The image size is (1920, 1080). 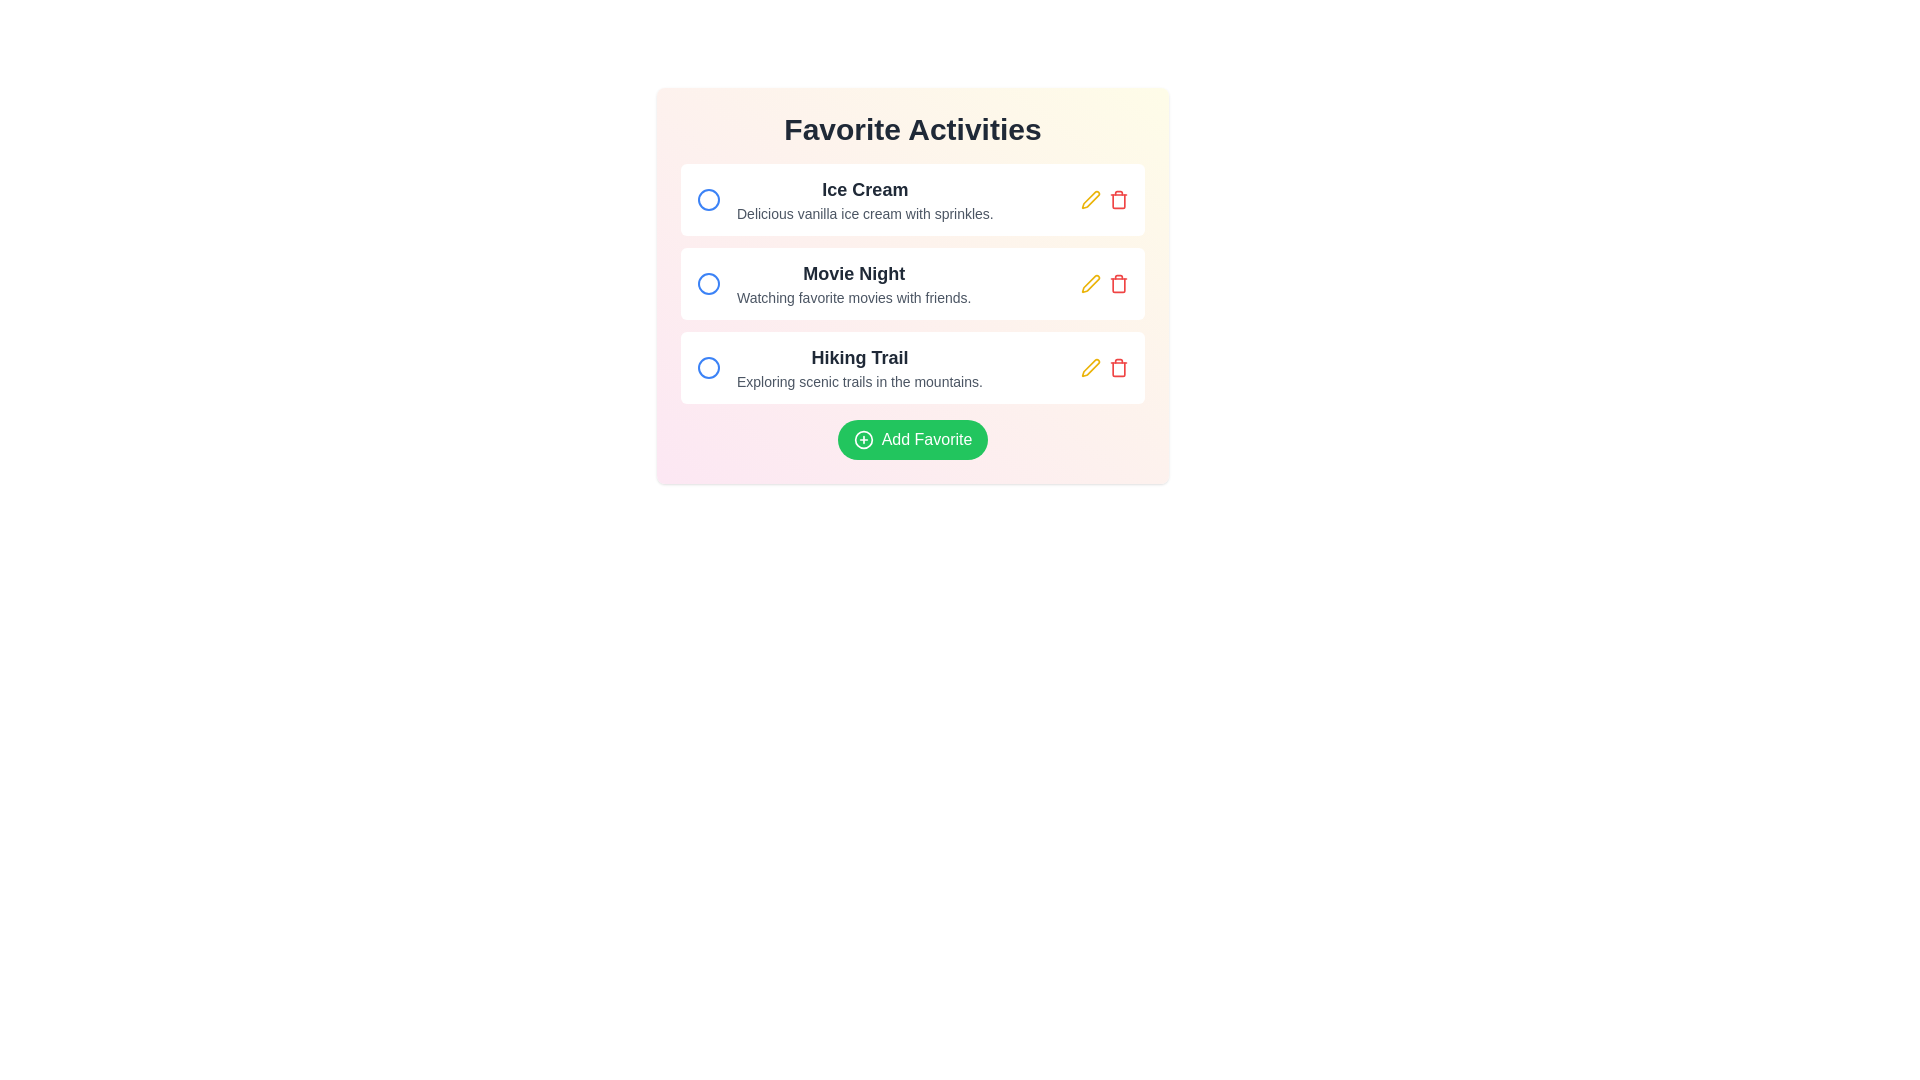 What do you see at coordinates (863, 438) in the screenshot?
I see `the illustration (circle within a graphic icon) that is part of the green 'Add Favorite' button, located at the bottom section of the interface` at bounding box center [863, 438].